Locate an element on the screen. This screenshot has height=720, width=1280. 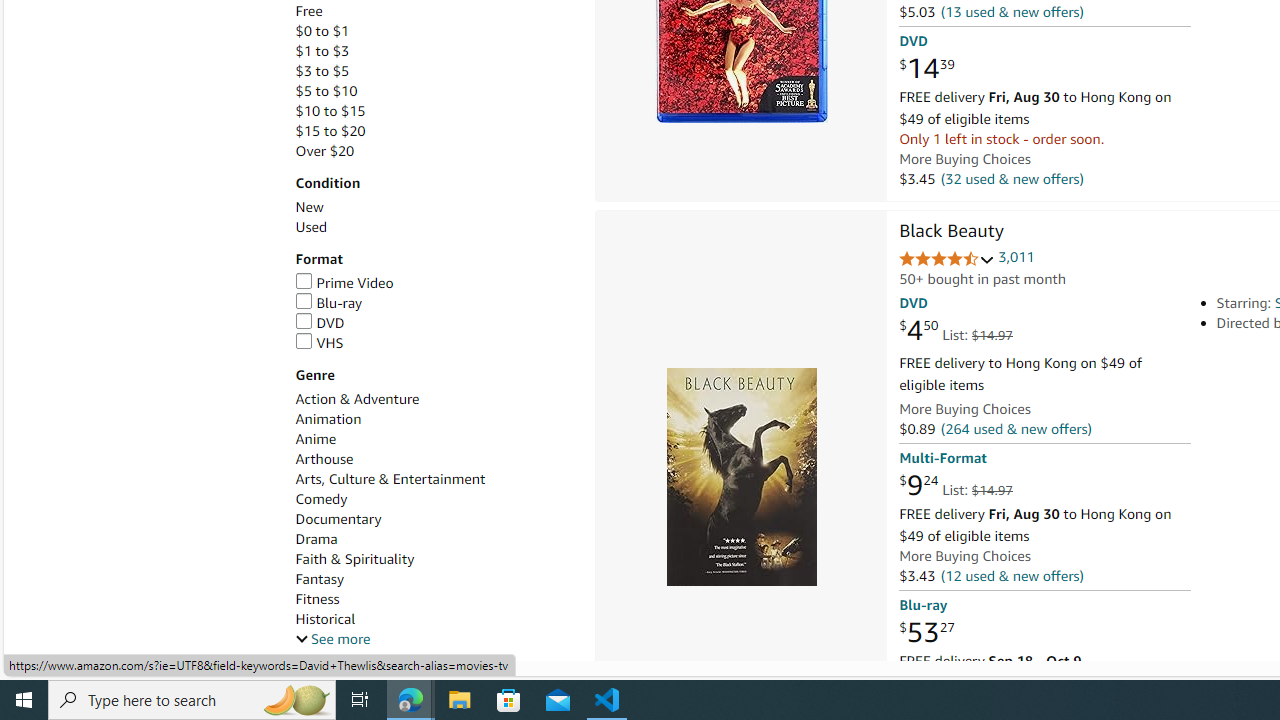
'$10 to $15' is located at coordinates (433, 111).